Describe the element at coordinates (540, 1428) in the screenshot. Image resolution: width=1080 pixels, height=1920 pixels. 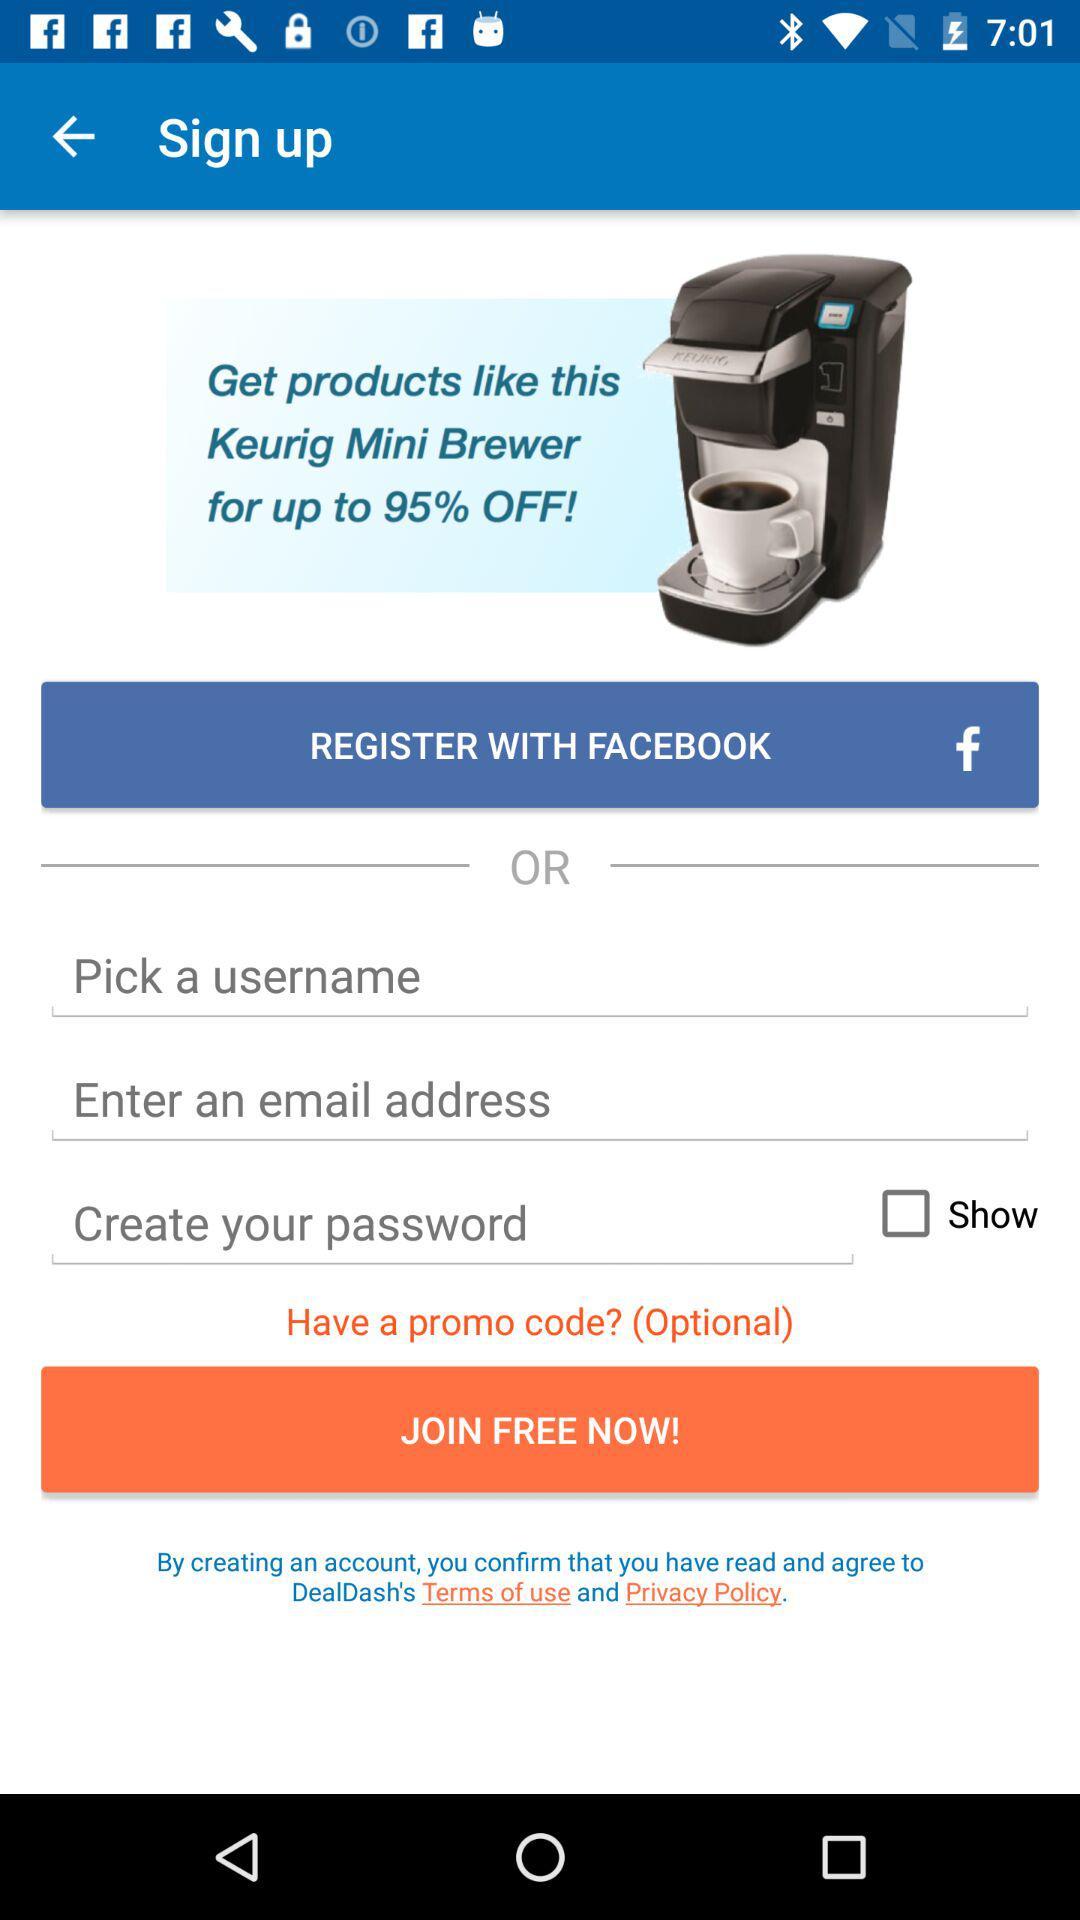
I see `the item below have a promo item` at that location.